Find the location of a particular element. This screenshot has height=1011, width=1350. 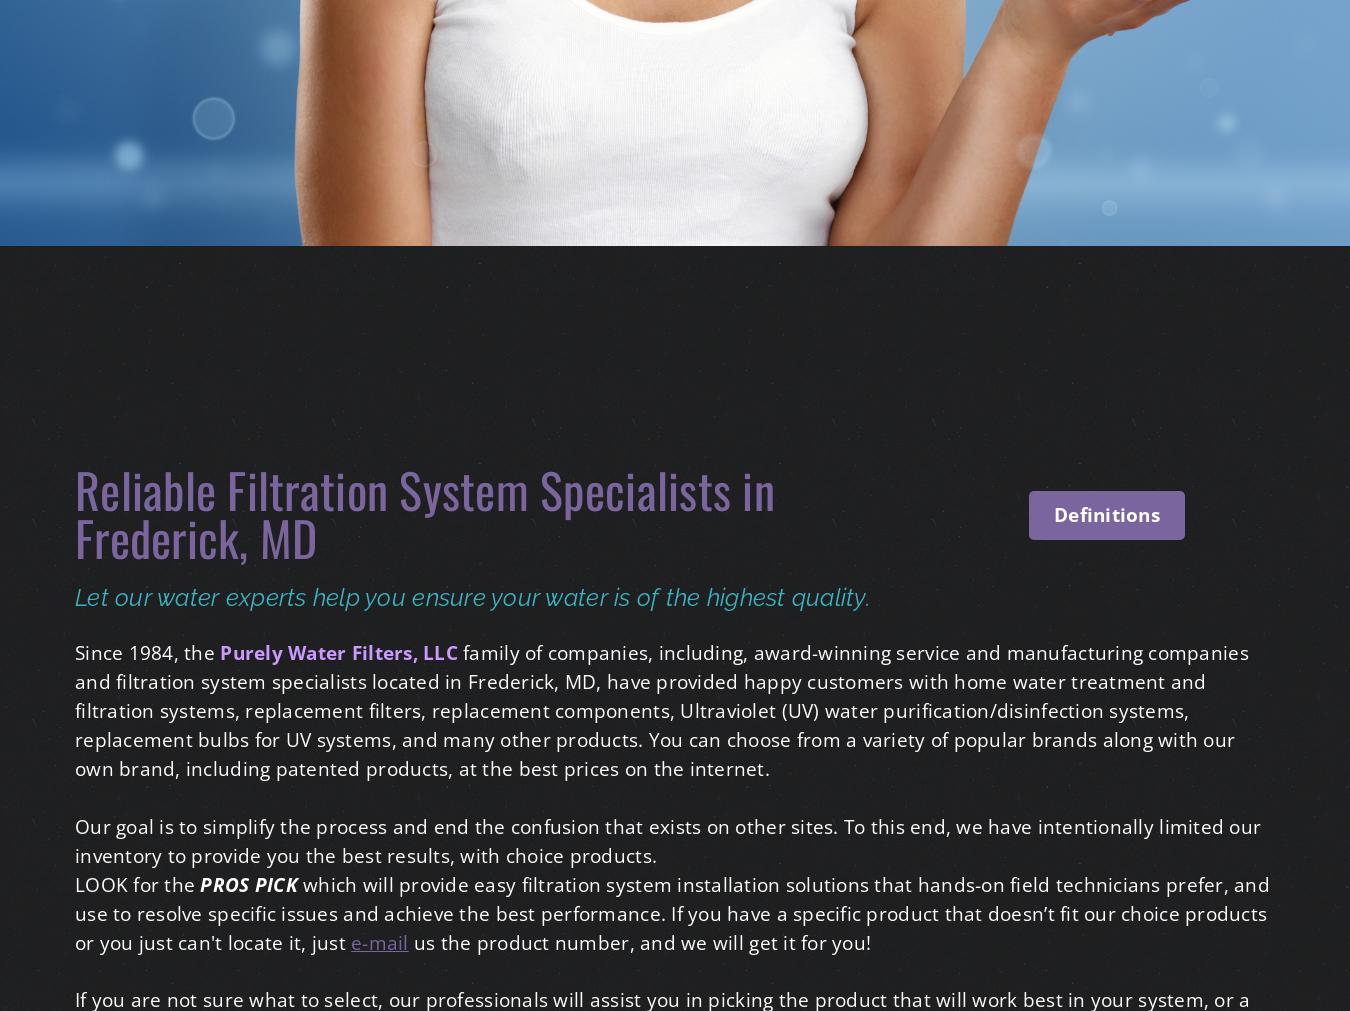

'Let our water experts help you ensure your water is of the highest quality.' is located at coordinates (472, 596).